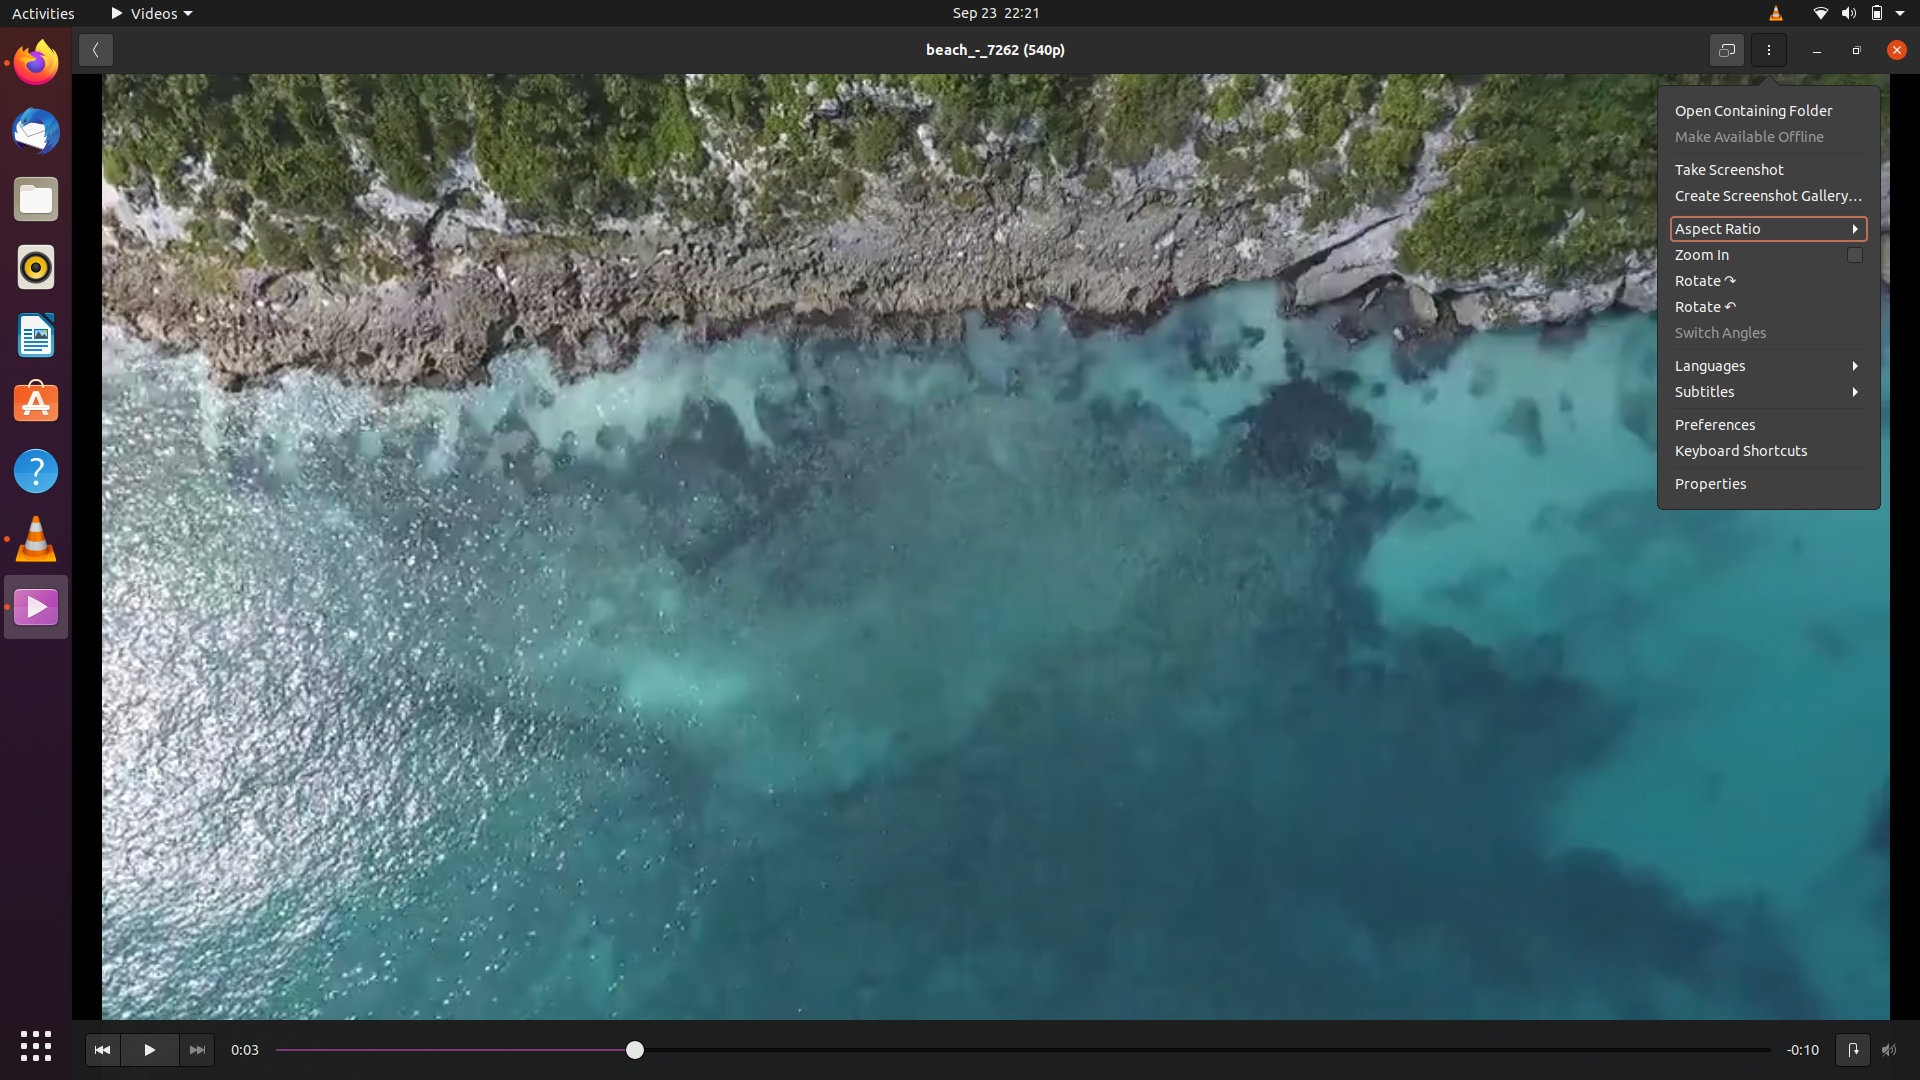  What do you see at coordinates (1769, 254) in the screenshot?
I see `Magnify the video by clicking the zoom in icon` at bounding box center [1769, 254].